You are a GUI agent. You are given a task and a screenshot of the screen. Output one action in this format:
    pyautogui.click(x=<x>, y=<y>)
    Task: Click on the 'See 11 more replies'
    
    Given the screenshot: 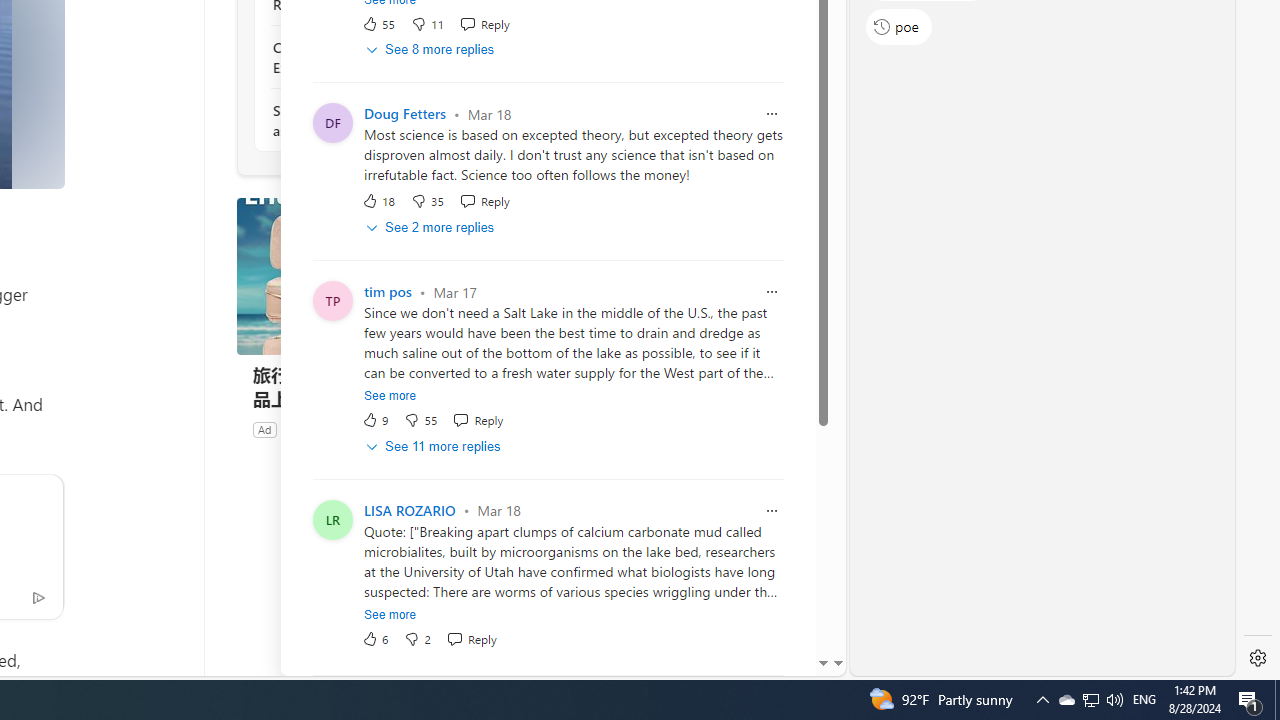 What is the action you would take?
    pyautogui.click(x=433, y=445)
    